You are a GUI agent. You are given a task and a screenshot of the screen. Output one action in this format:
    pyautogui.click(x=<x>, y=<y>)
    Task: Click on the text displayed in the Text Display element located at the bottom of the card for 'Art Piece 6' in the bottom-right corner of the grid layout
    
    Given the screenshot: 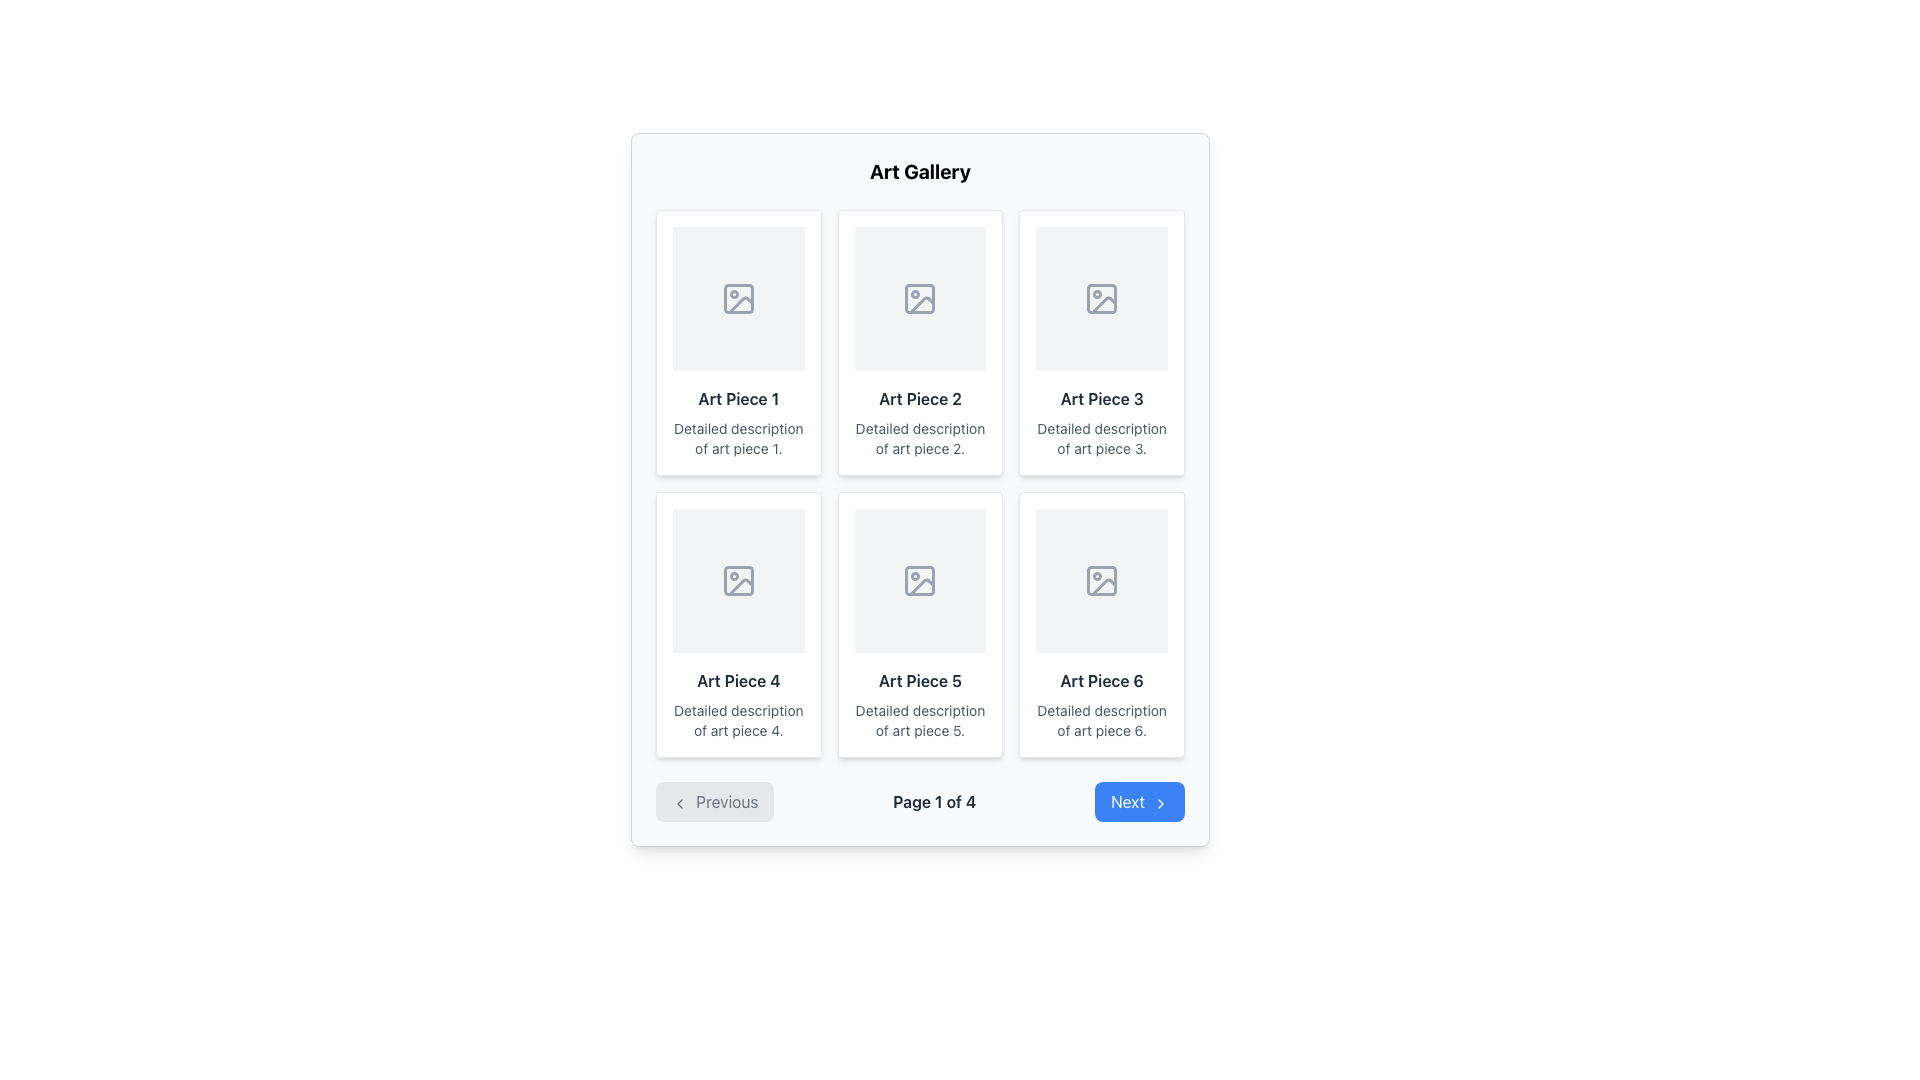 What is the action you would take?
    pyautogui.click(x=1101, y=721)
    